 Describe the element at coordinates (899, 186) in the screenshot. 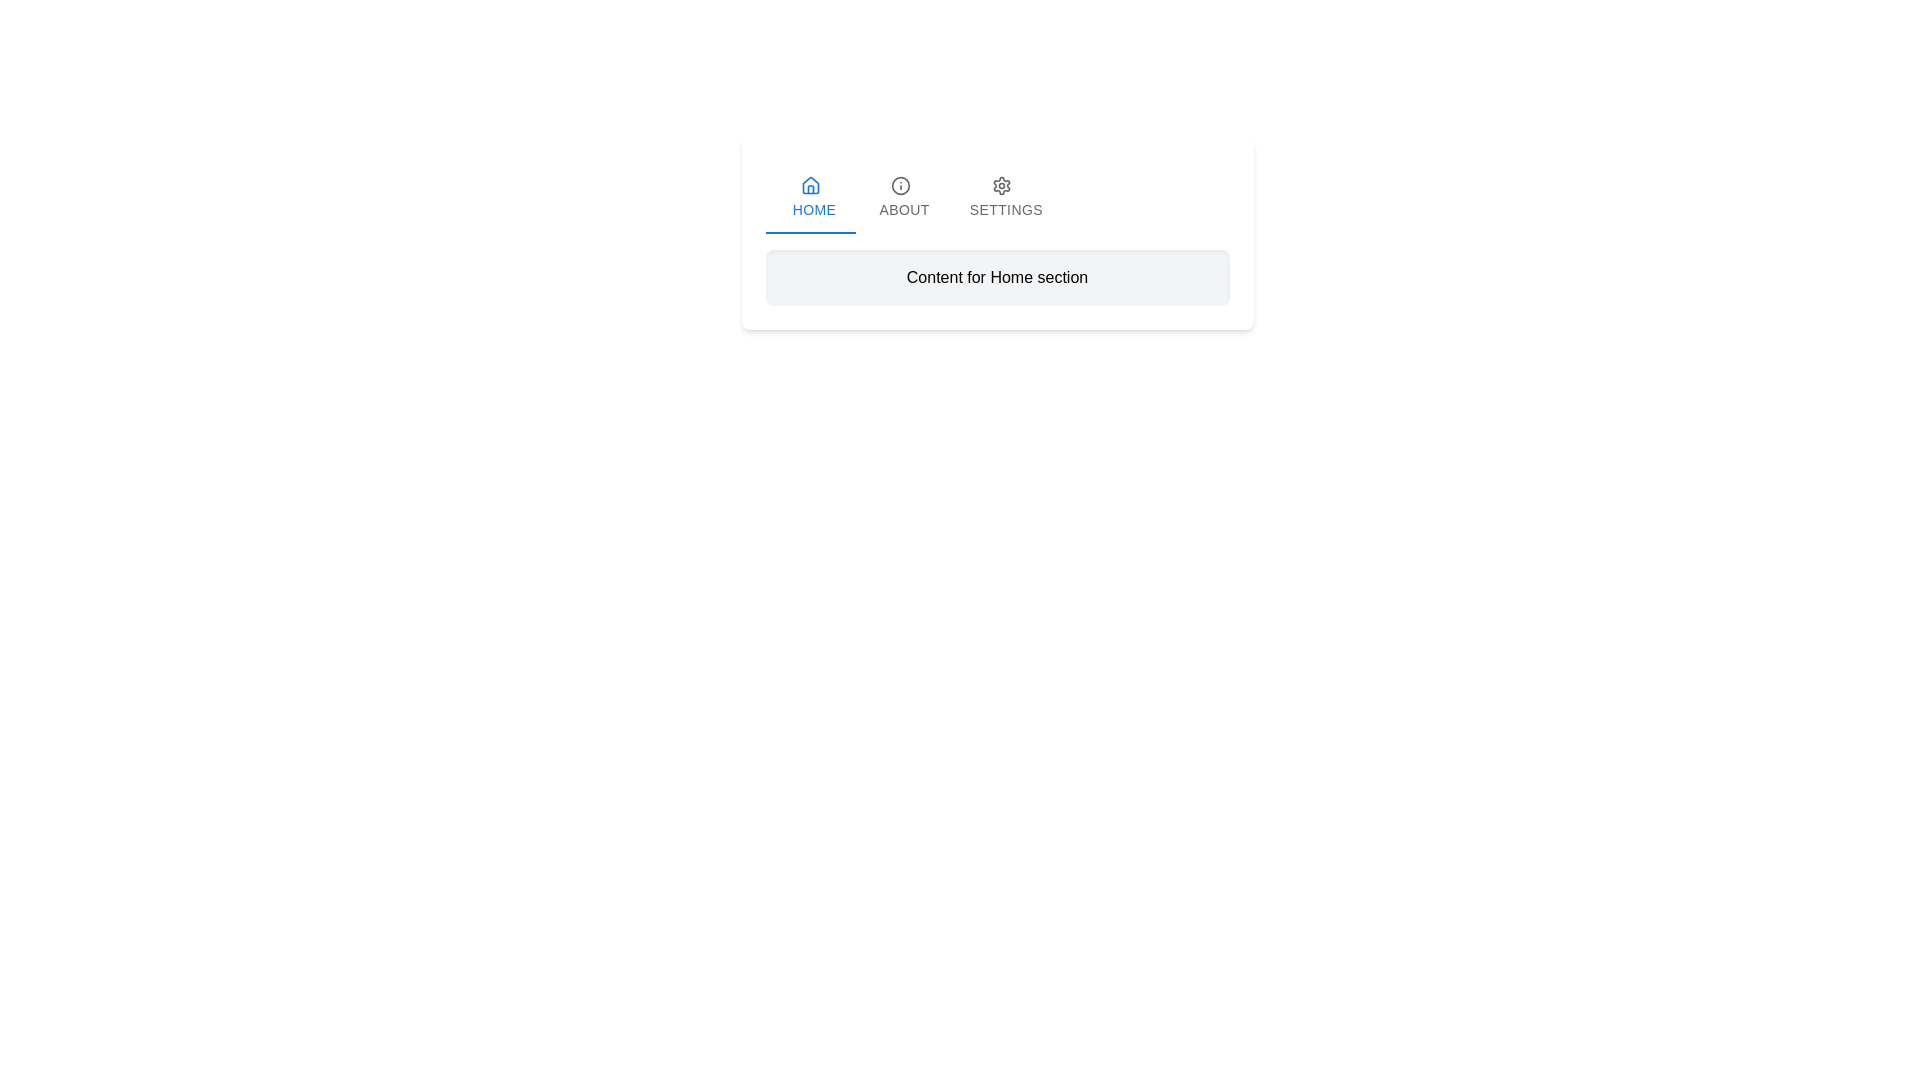

I see `the circular outline element of the 'ABOUT' tab icon, which is part of the tabular navigation bar` at that location.